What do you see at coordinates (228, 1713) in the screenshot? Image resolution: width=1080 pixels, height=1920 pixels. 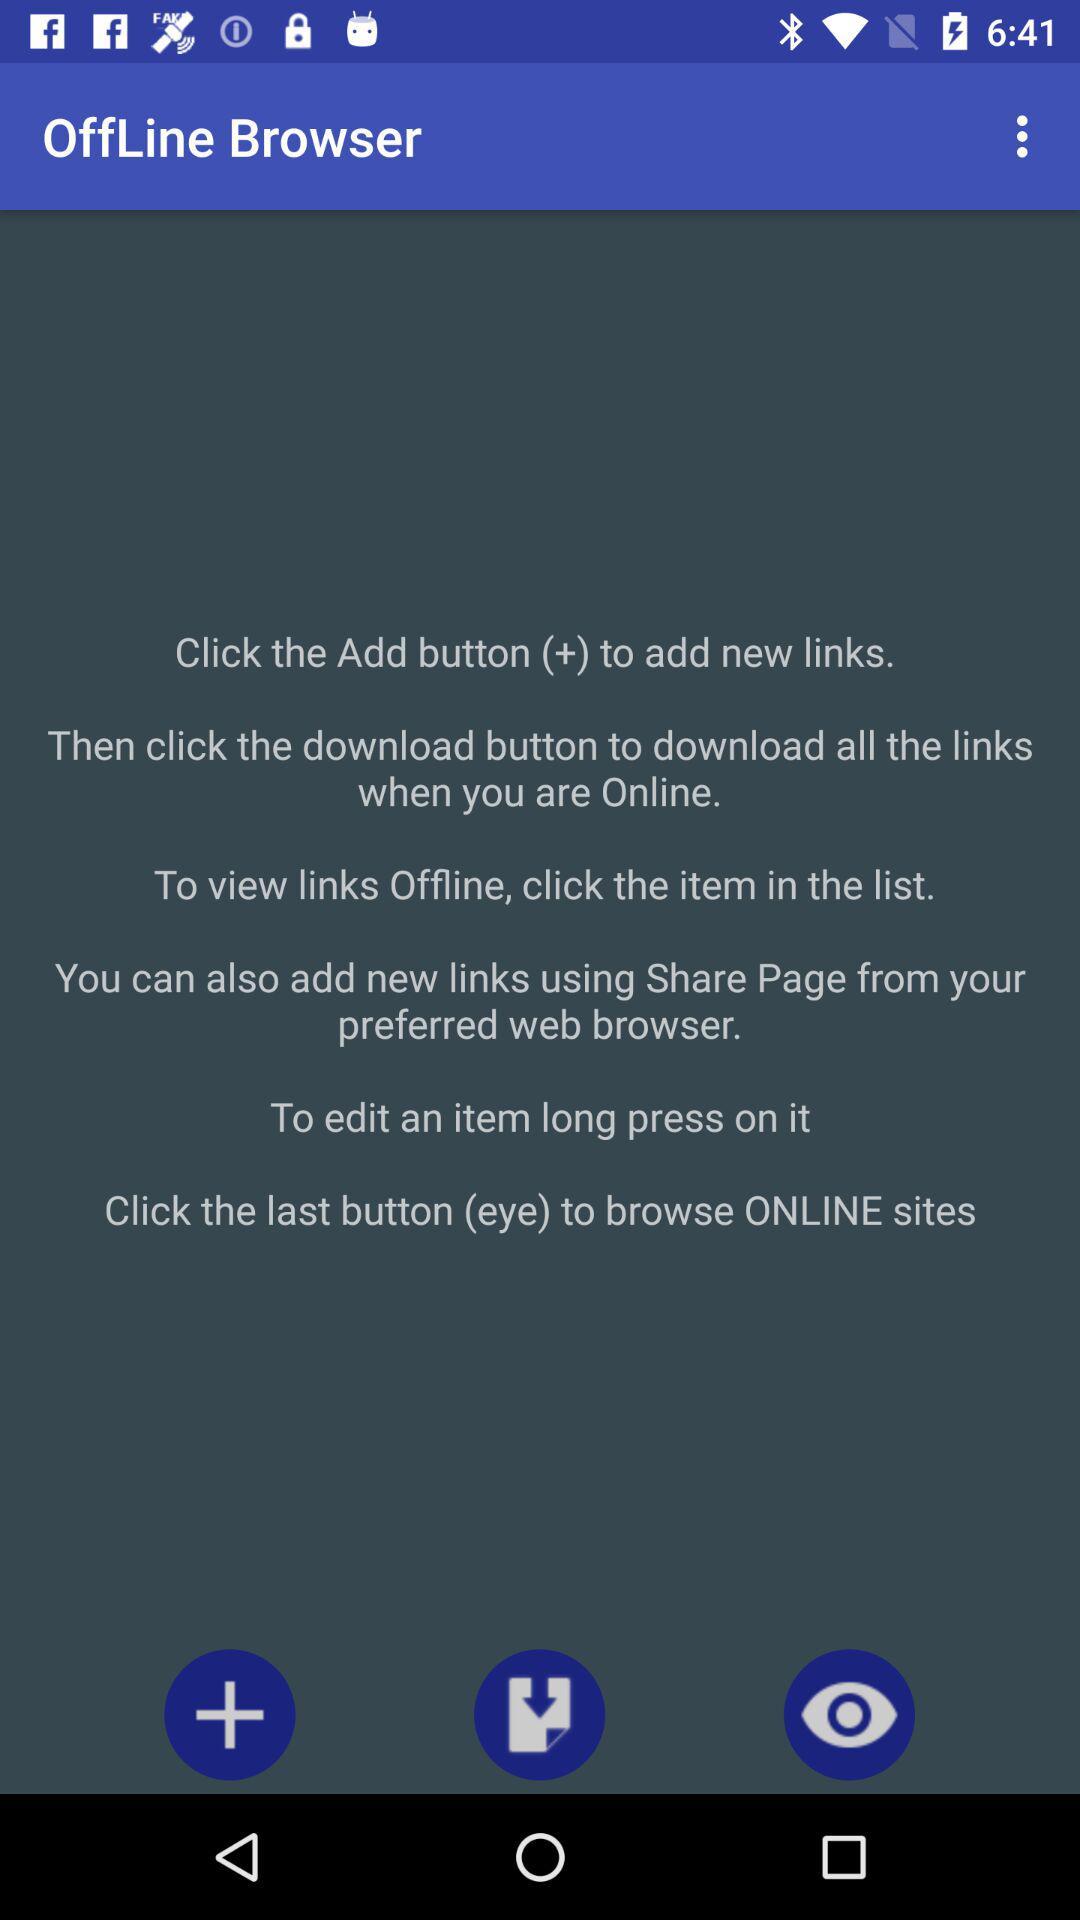 I see `app below click the add` at bounding box center [228, 1713].